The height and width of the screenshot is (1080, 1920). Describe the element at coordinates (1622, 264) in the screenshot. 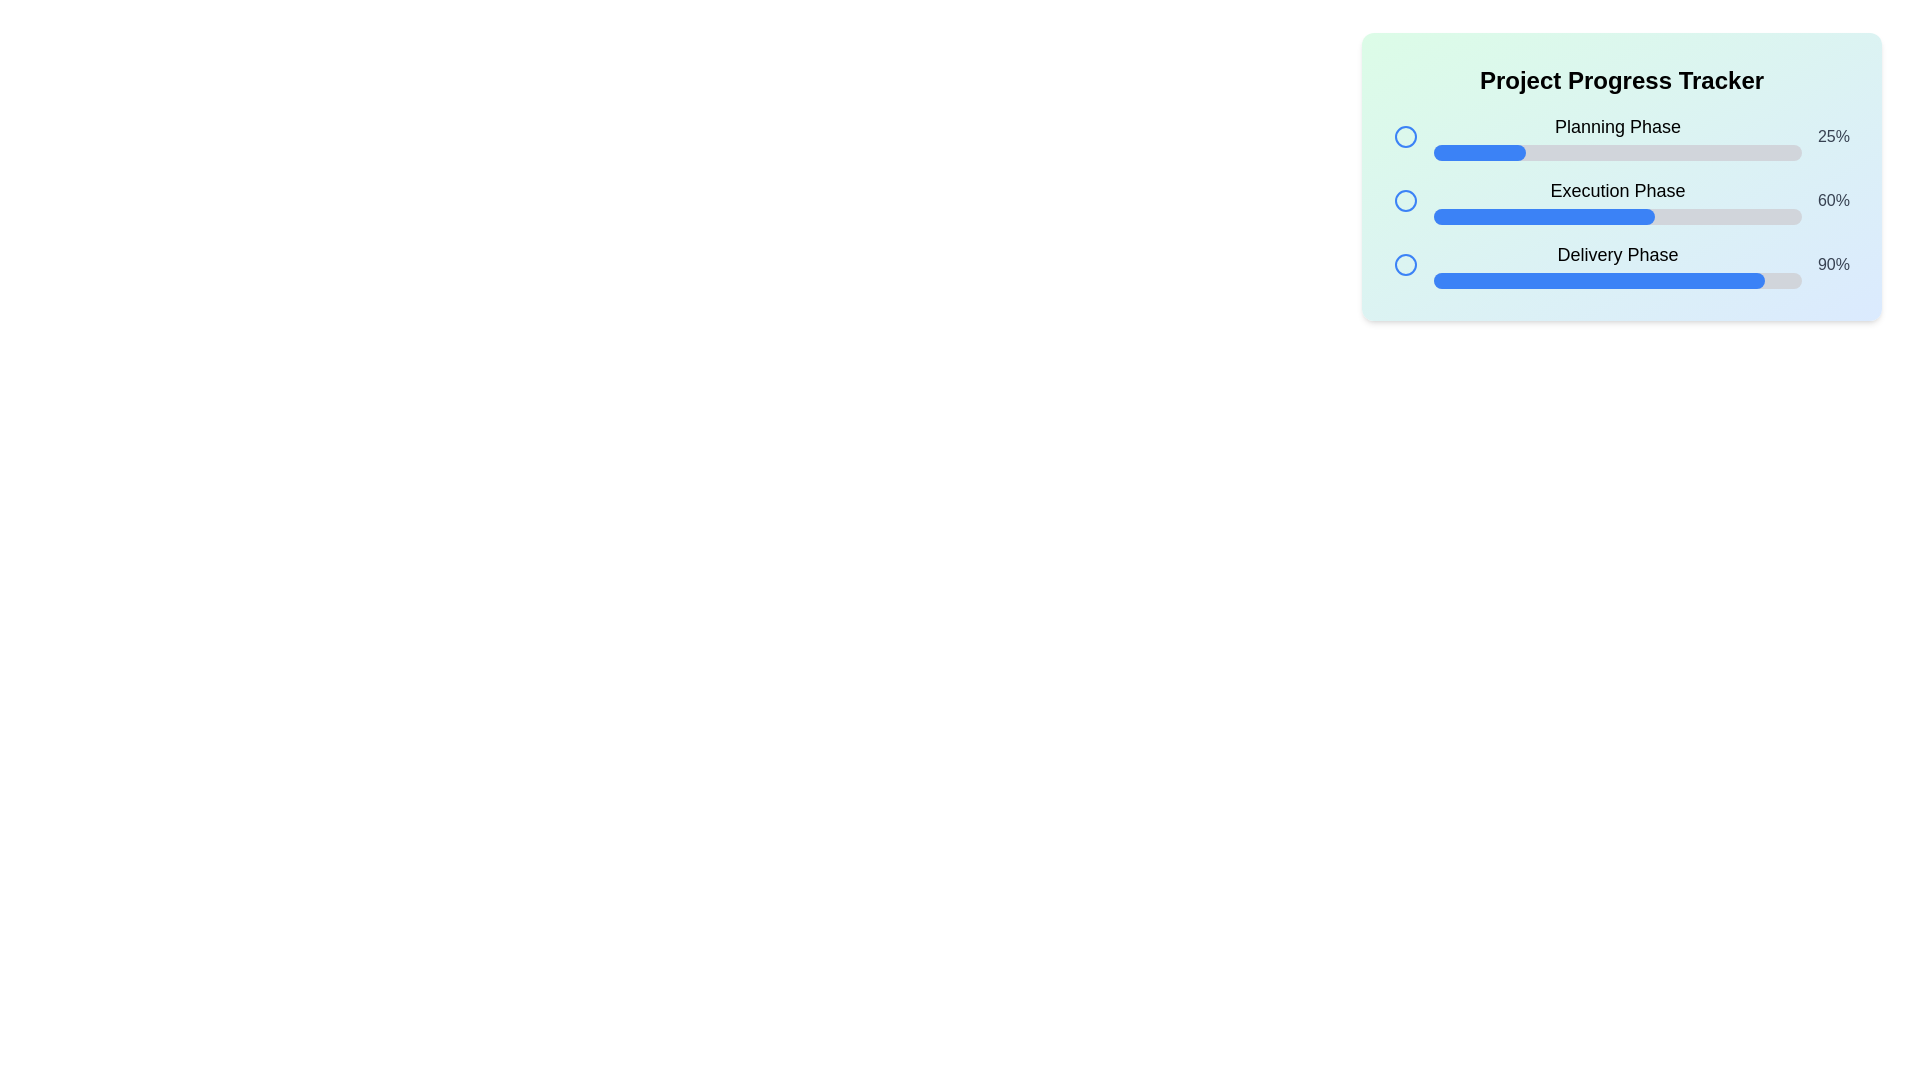

I see `the progress information for the Delivery Phase progress bar, which indicates 90% completion and is styled with rounded edges and a blue filled portion` at that location.